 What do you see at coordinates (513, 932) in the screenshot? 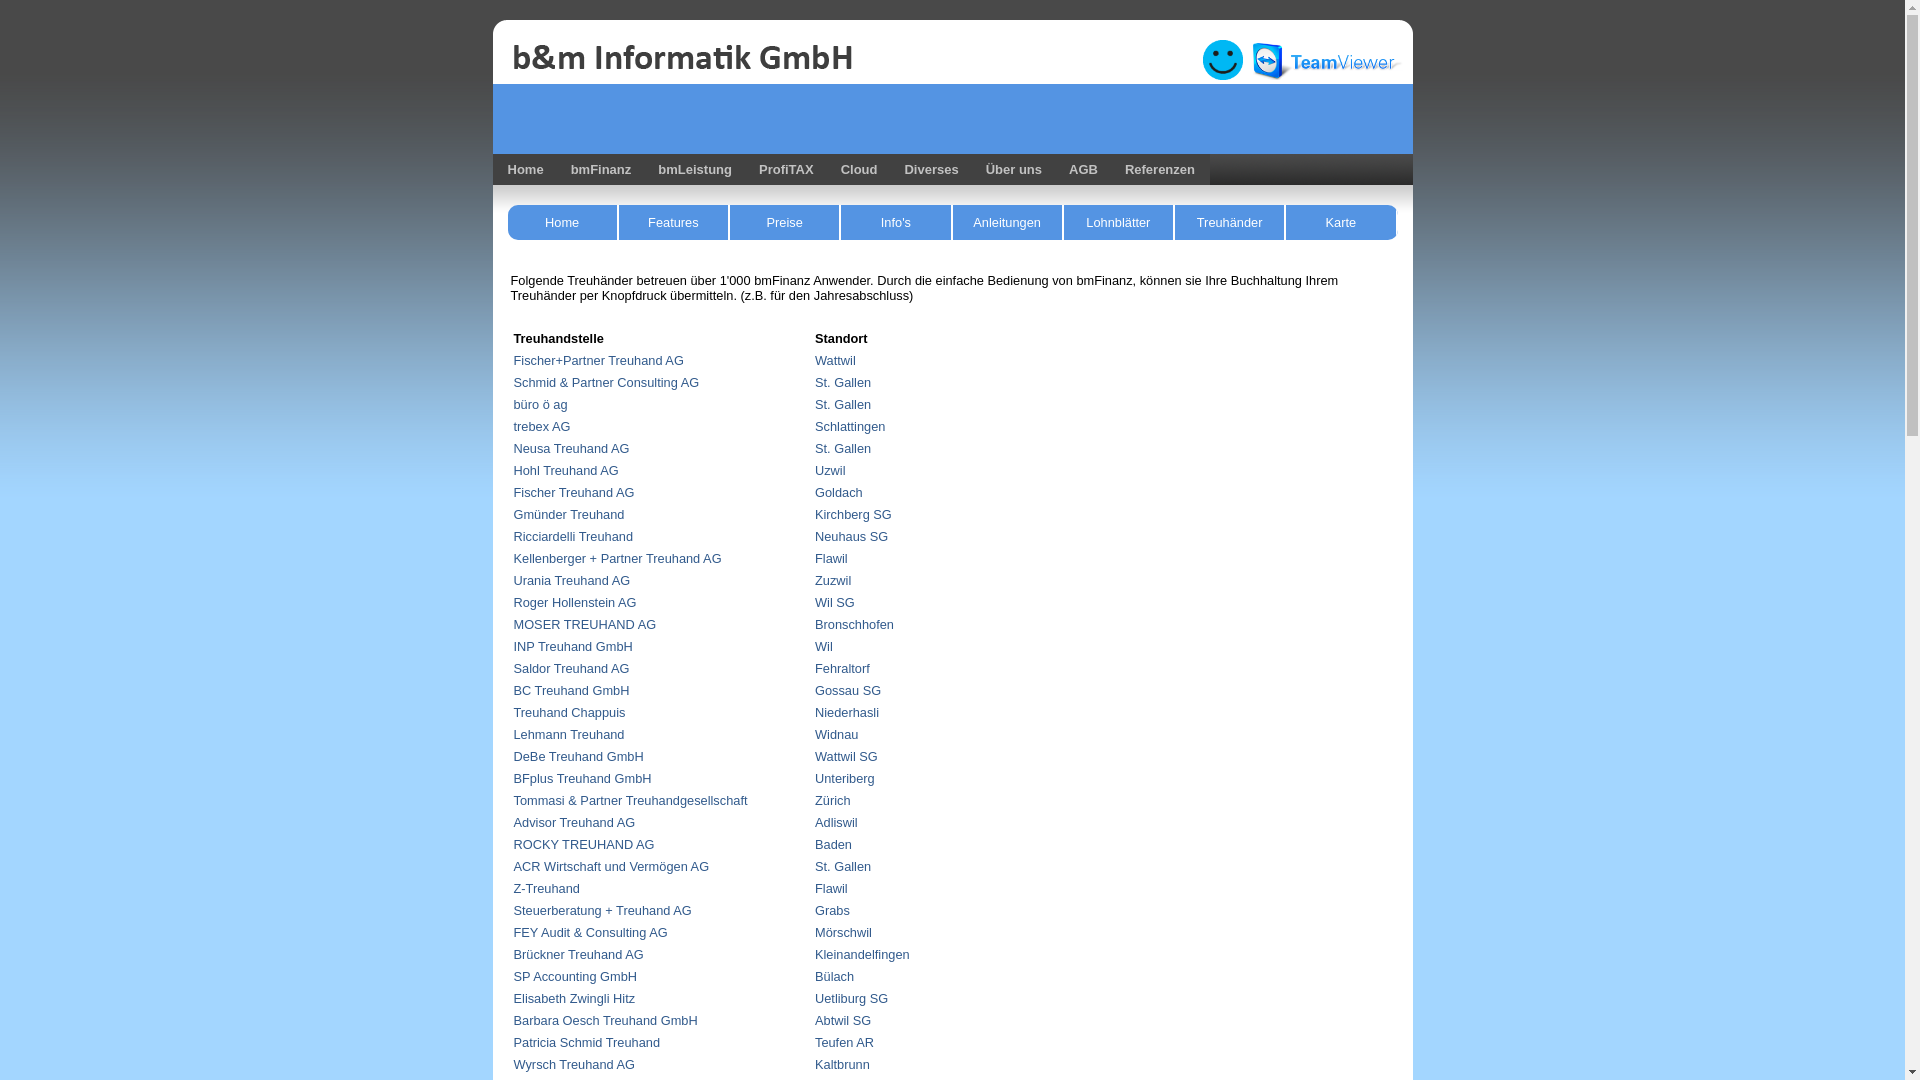
I see `'FEY Audit & Consulting AG'` at bounding box center [513, 932].